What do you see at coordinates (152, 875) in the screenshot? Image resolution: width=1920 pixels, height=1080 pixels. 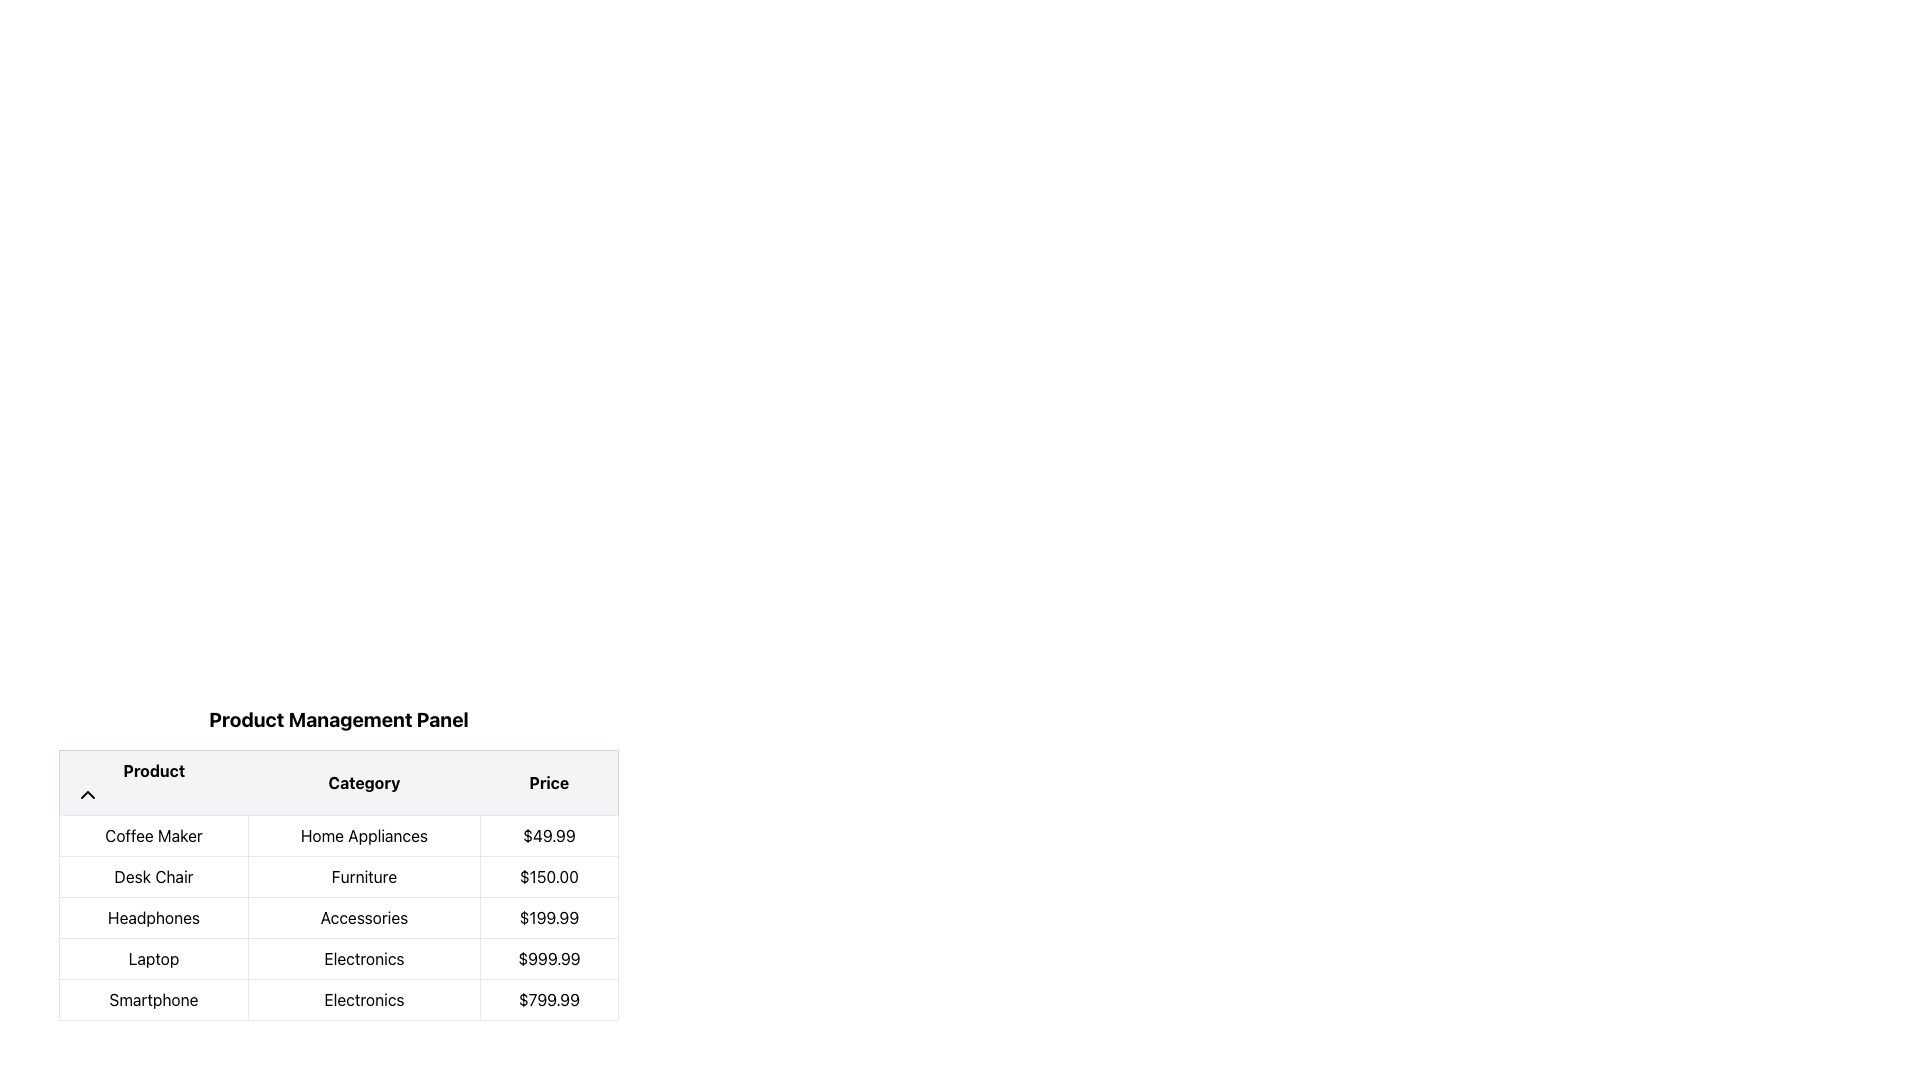 I see `text label displaying 'Desk Chair' in the second row of the product table` at bounding box center [152, 875].